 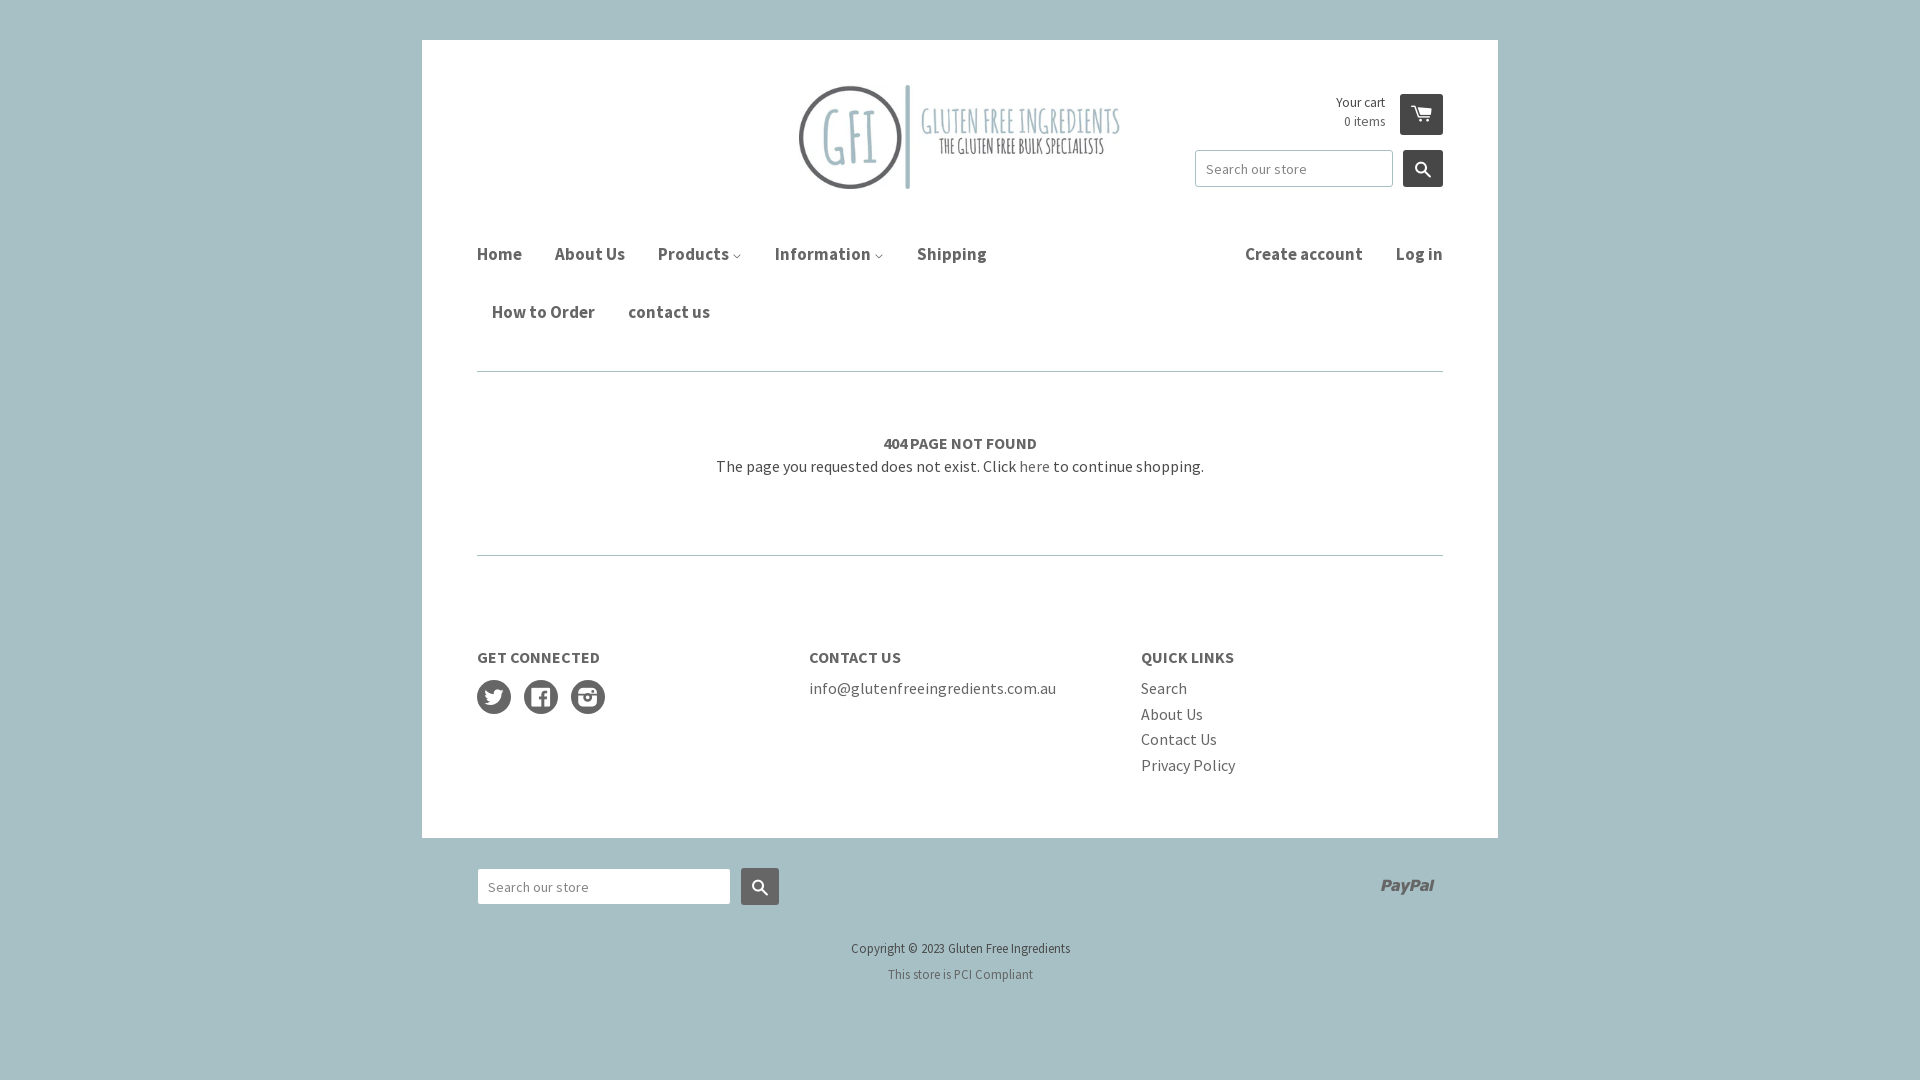 What do you see at coordinates (1388, 114) in the screenshot?
I see `'Your cart` at bounding box center [1388, 114].